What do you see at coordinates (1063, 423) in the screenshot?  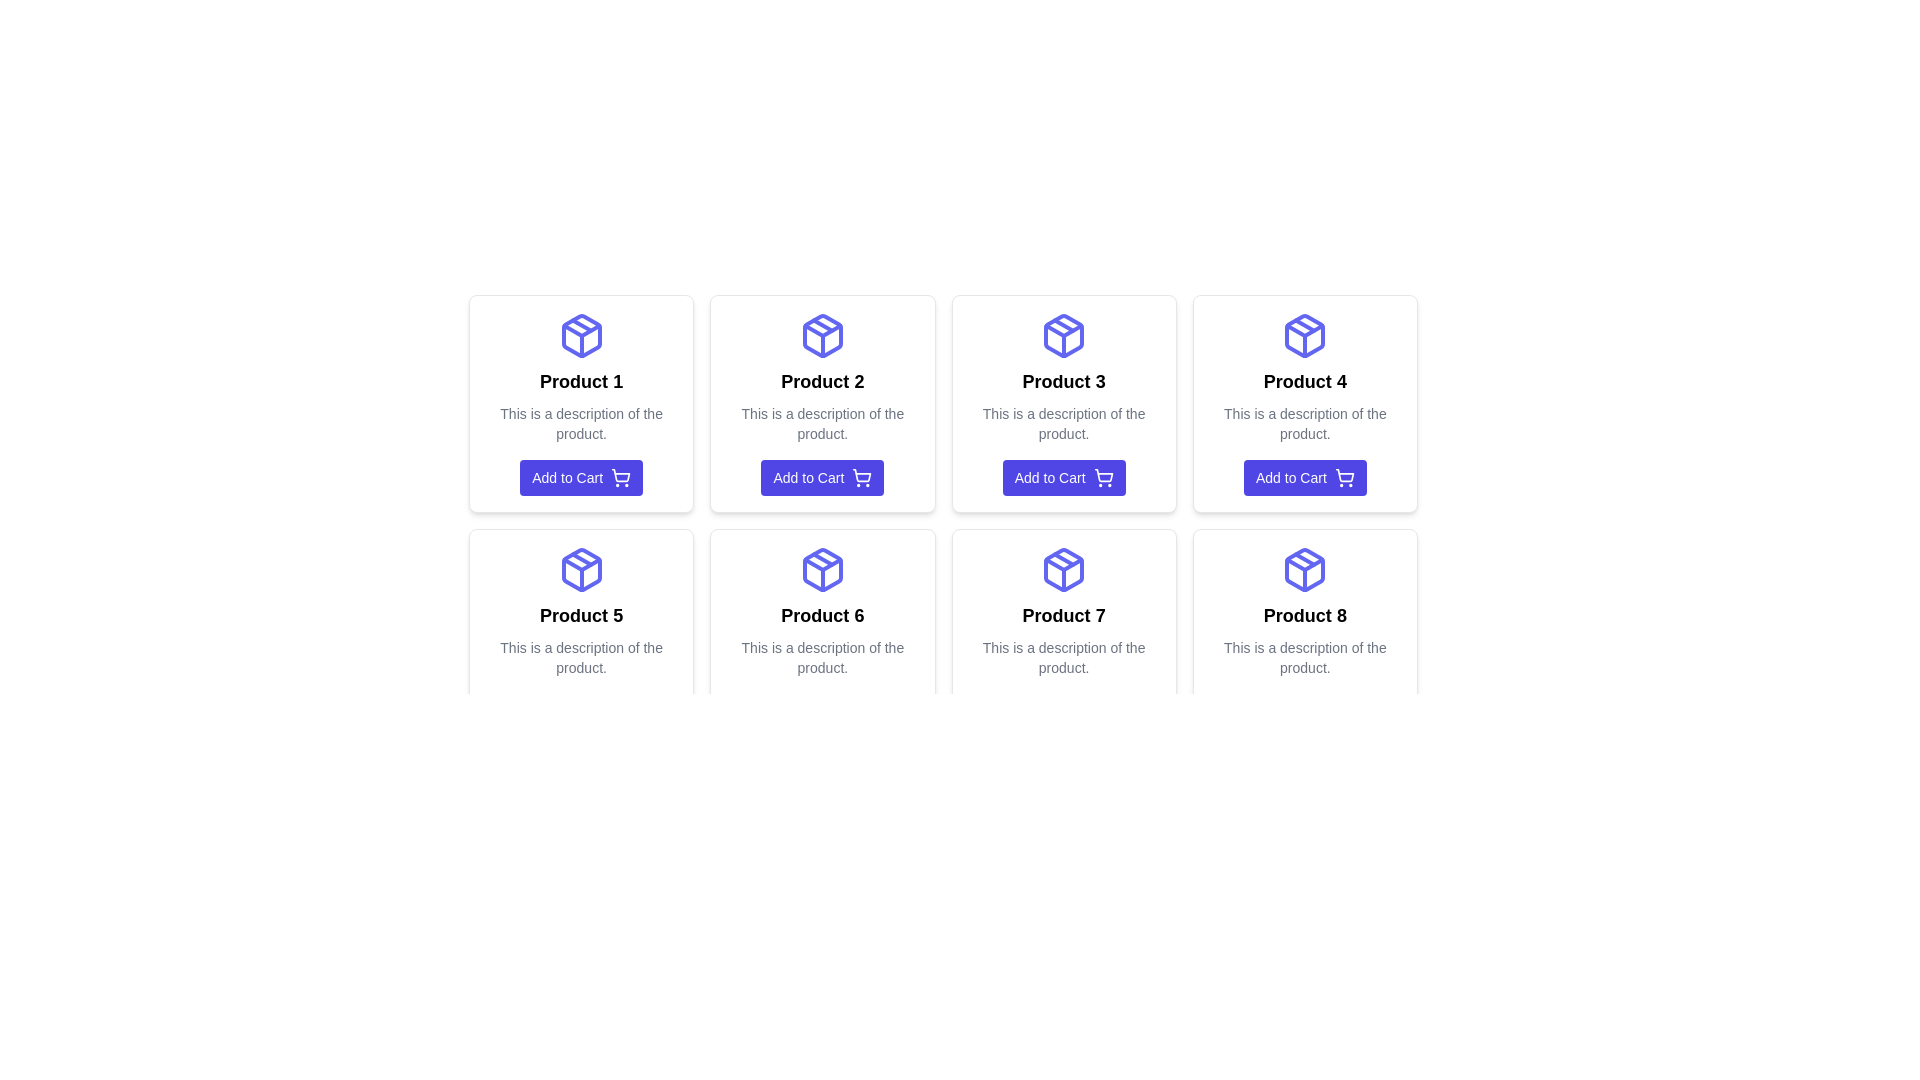 I see `text displayed in the text block that says 'This is a description of the product.' located below the title 'Product 3' and above the 'Add to Cart' button` at bounding box center [1063, 423].